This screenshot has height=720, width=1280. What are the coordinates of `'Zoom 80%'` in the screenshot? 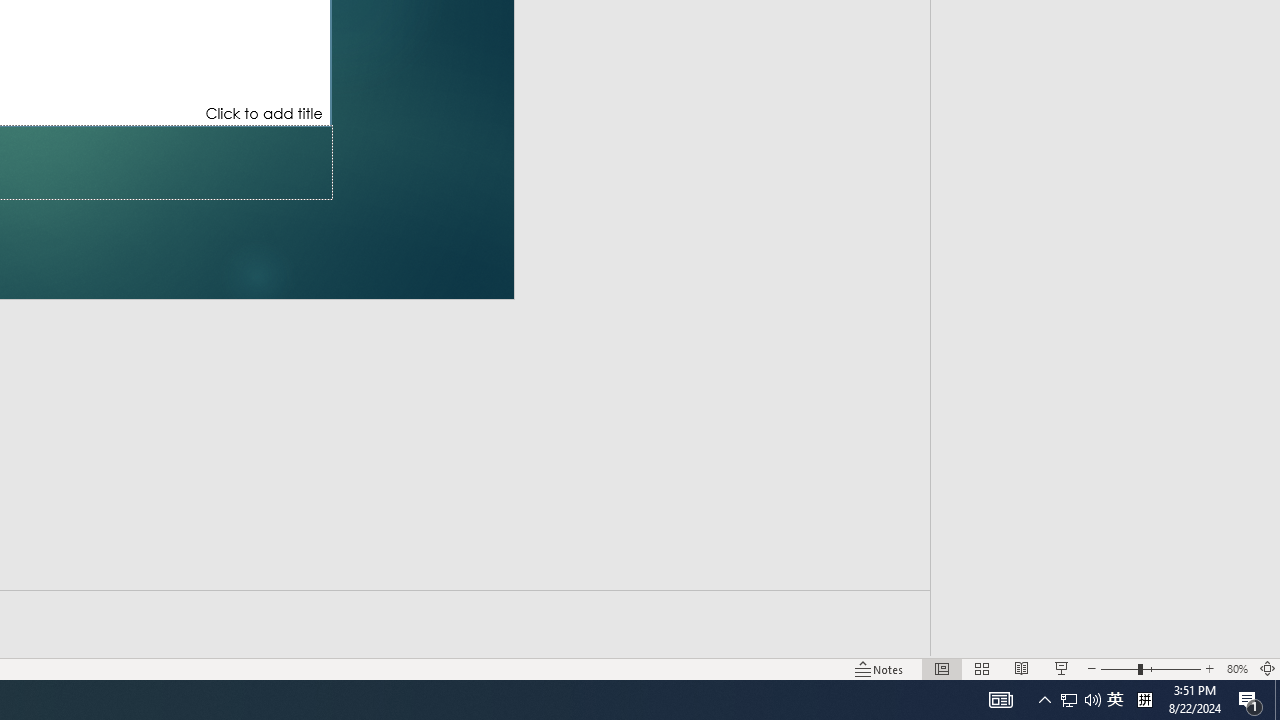 It's located at (1236, 669).